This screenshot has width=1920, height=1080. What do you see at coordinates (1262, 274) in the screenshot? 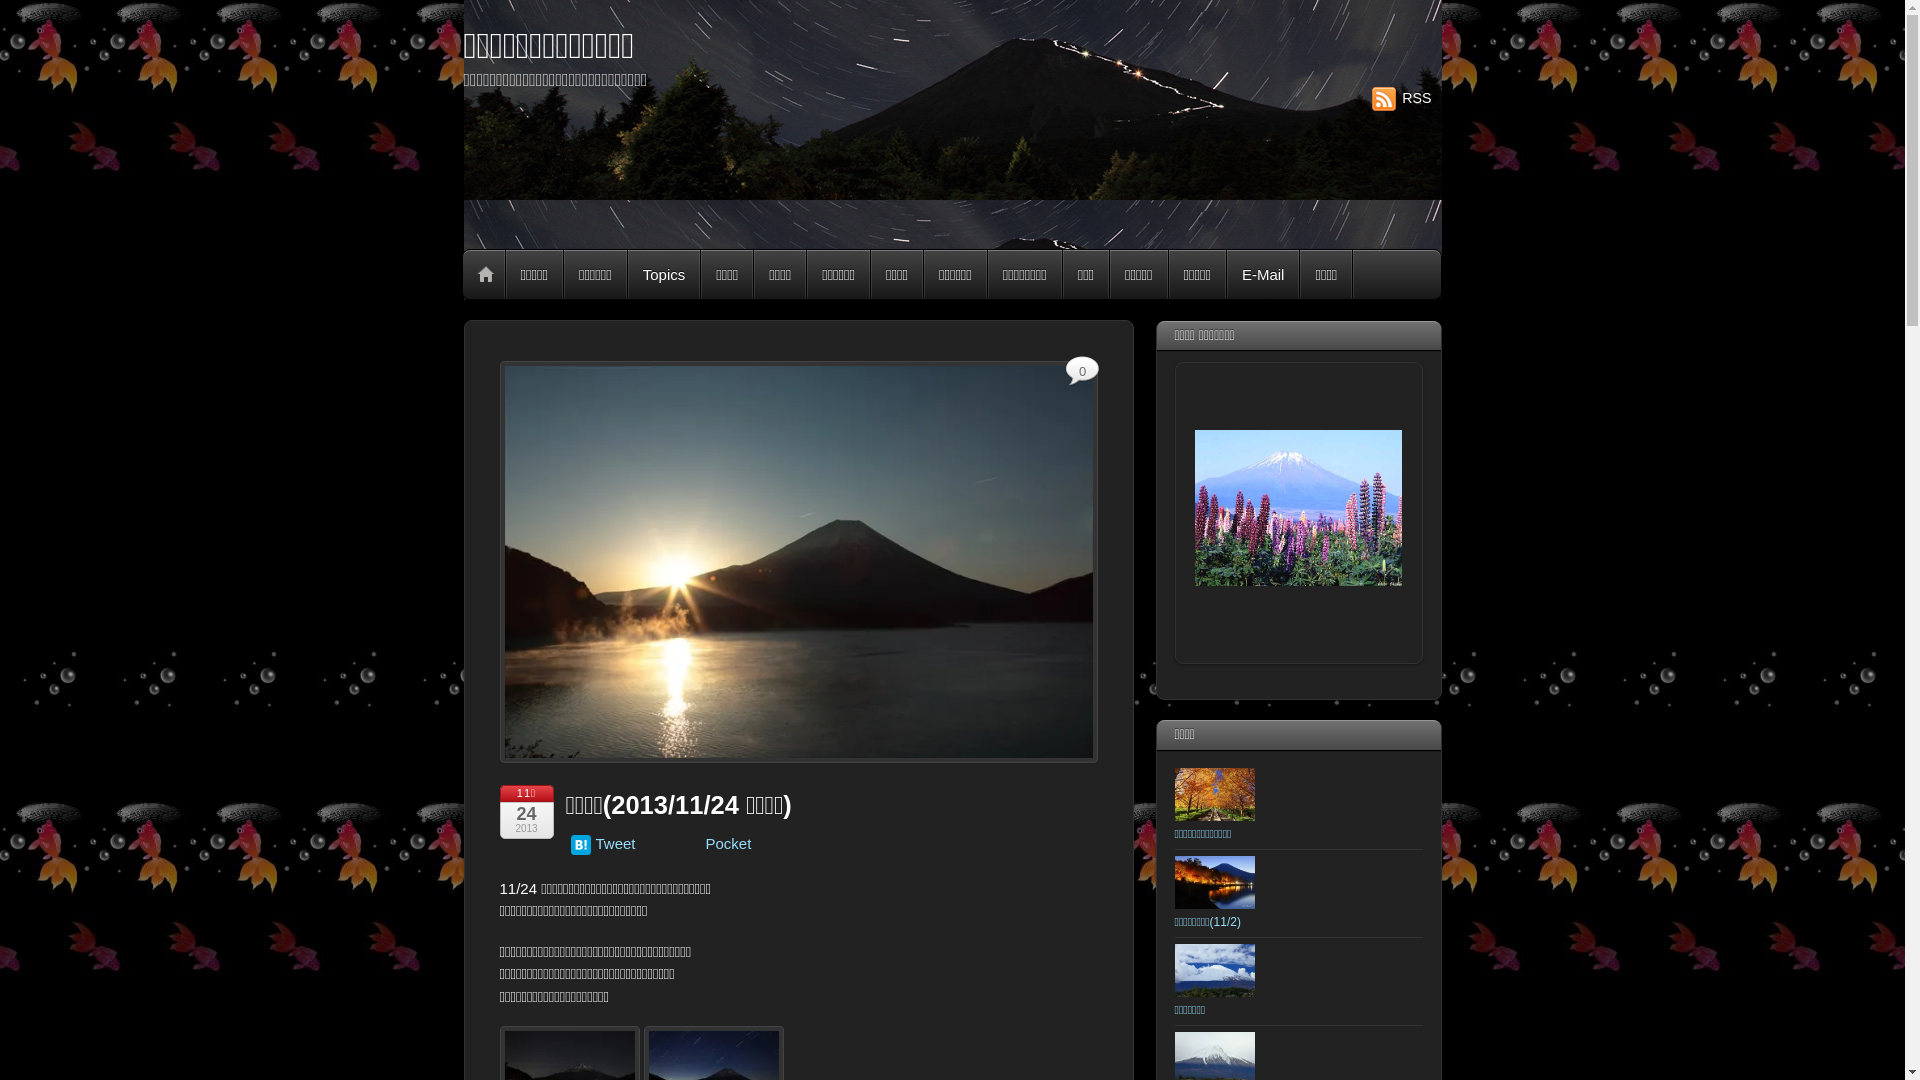
I see `'E-Mail'` at bounding box center [1262, 274].